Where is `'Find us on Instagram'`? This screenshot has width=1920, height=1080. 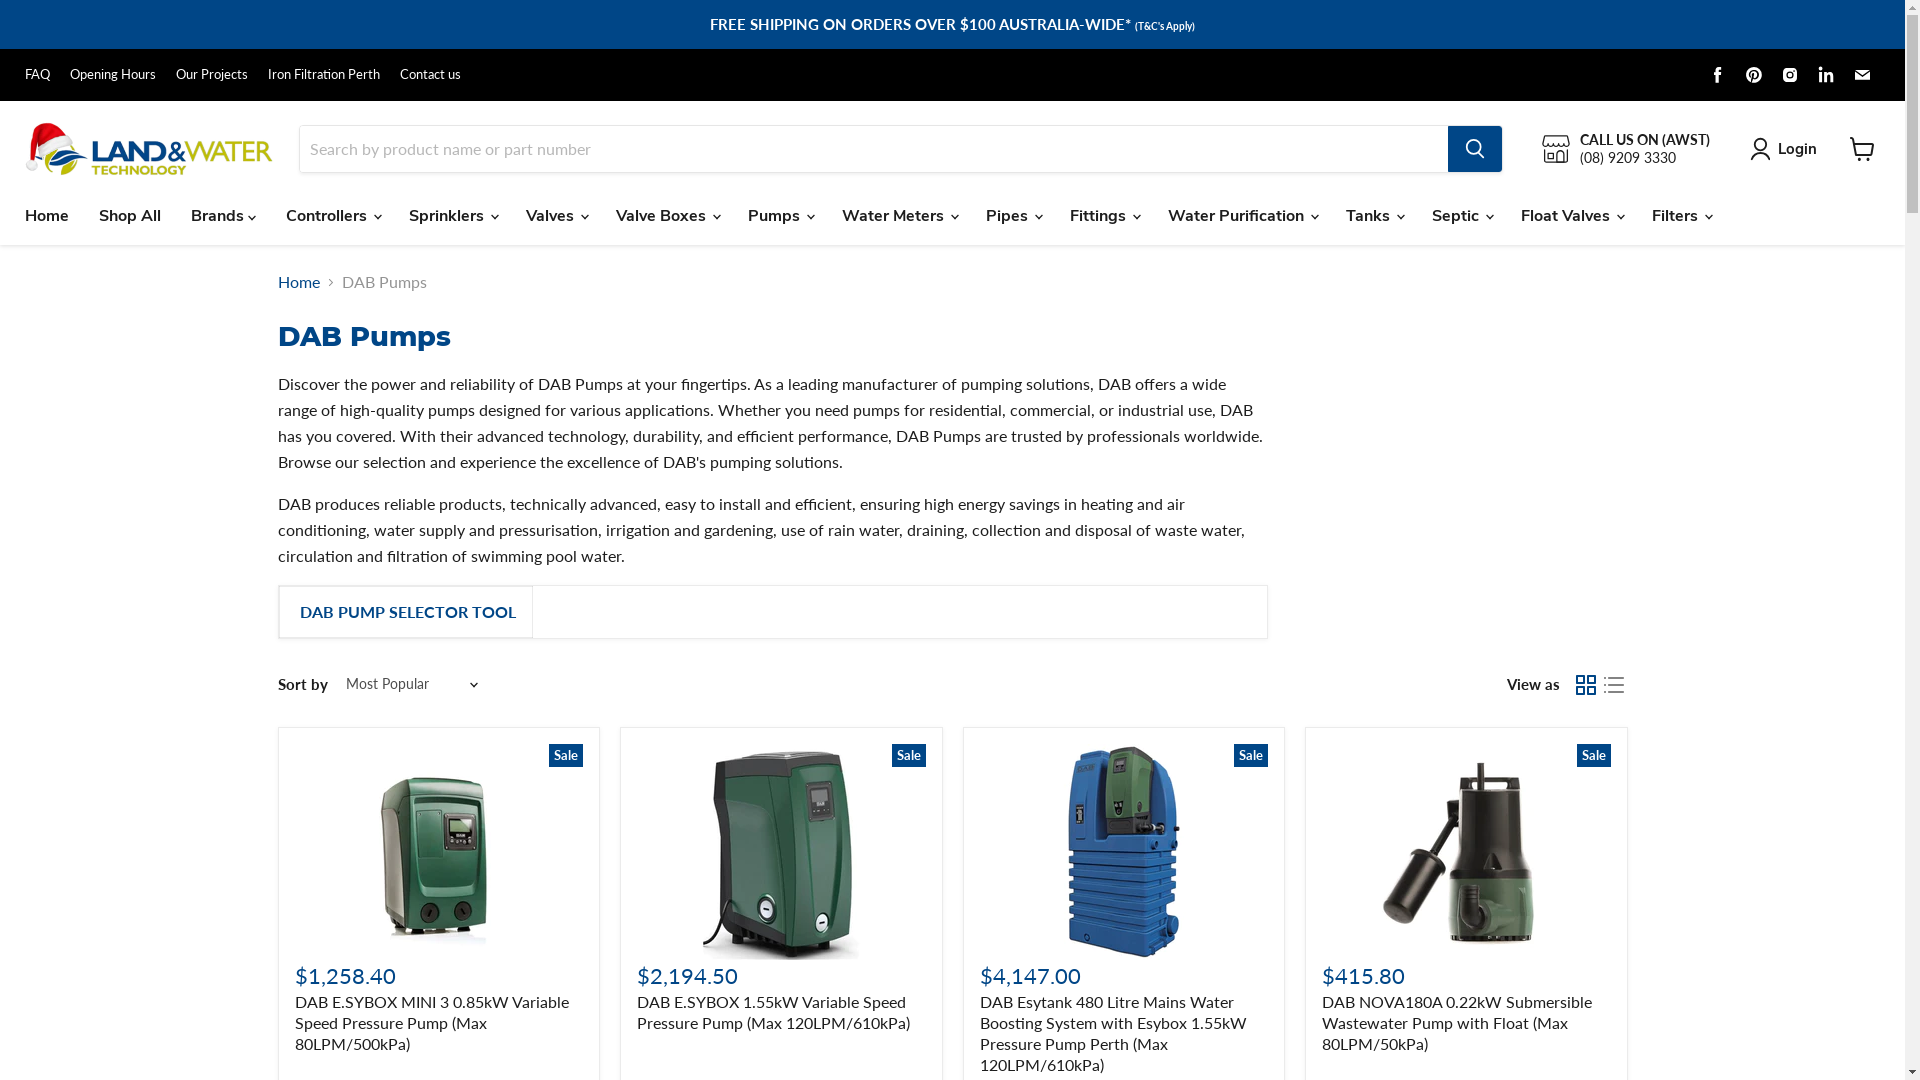 'Find us on Instagram' is located at coordinates (1790, 72).